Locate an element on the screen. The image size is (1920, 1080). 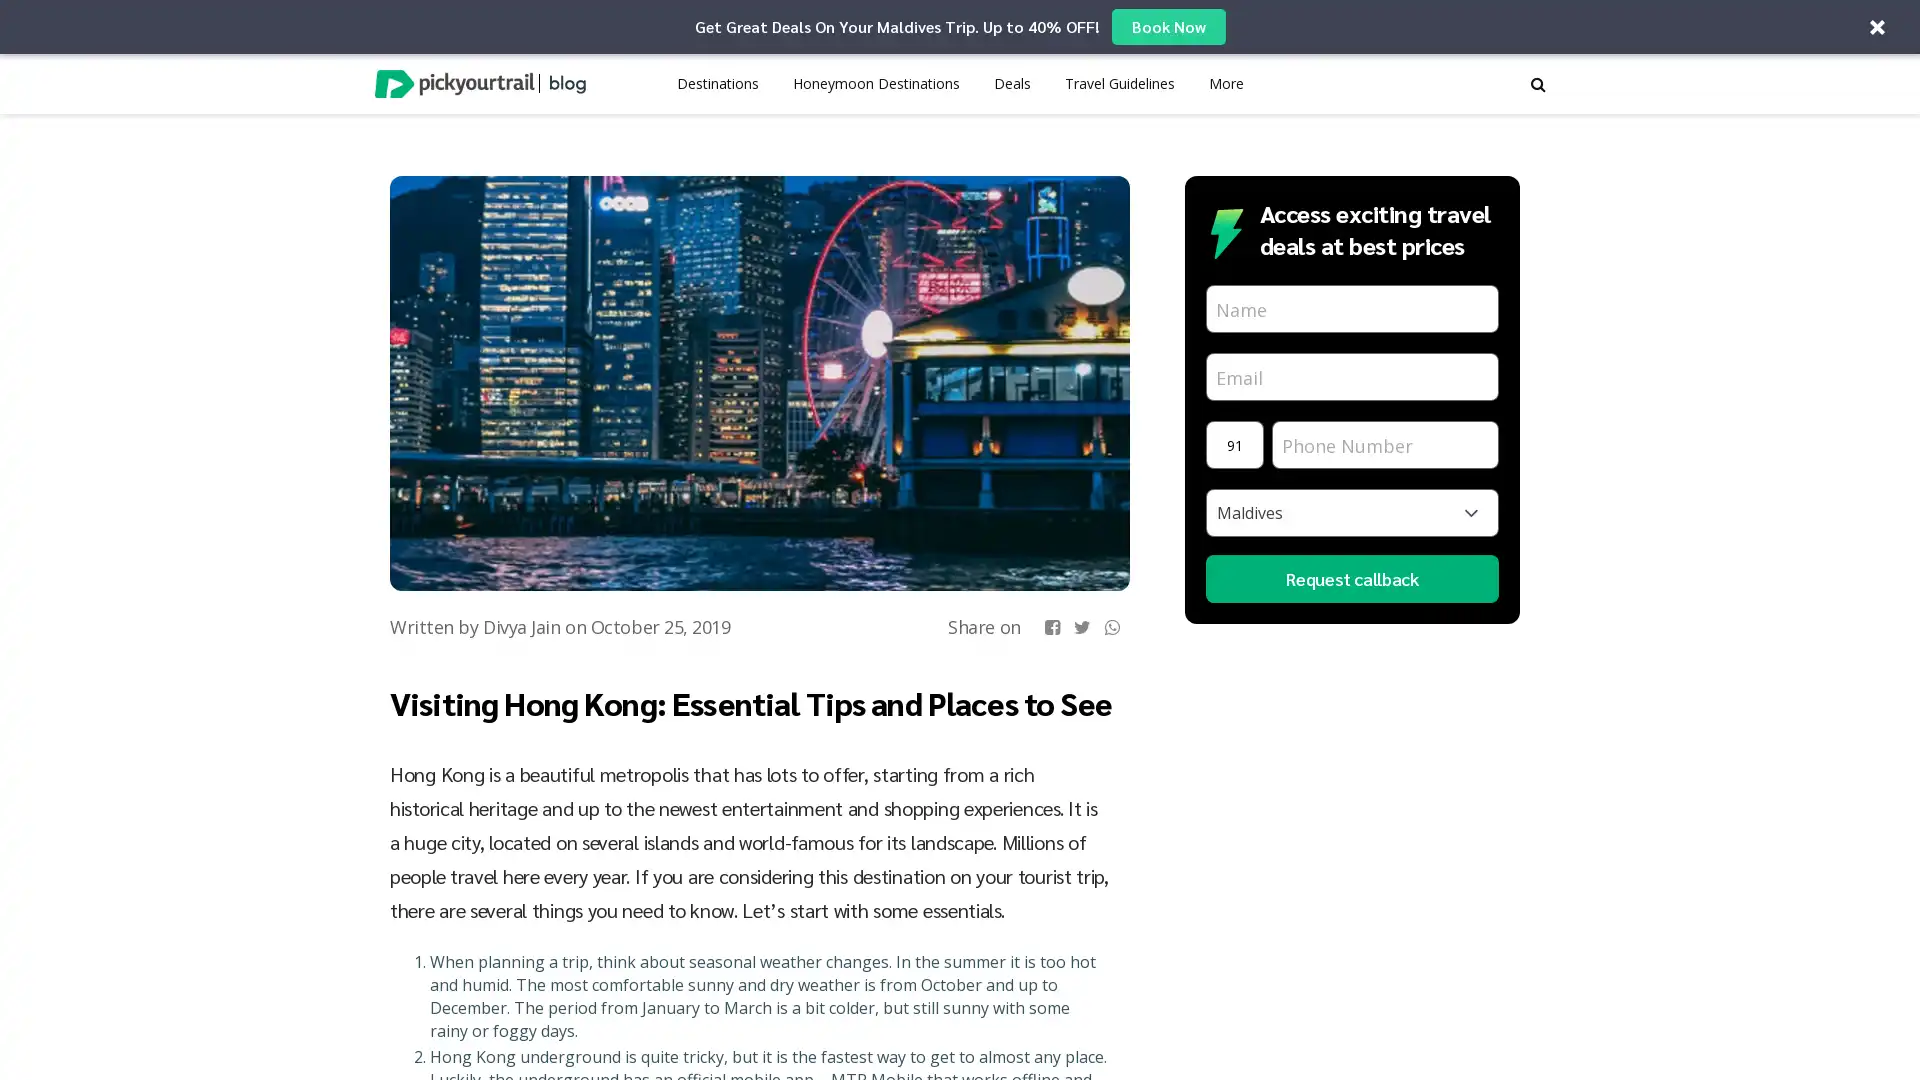
Book Now is located at coordinates (1167, 27).